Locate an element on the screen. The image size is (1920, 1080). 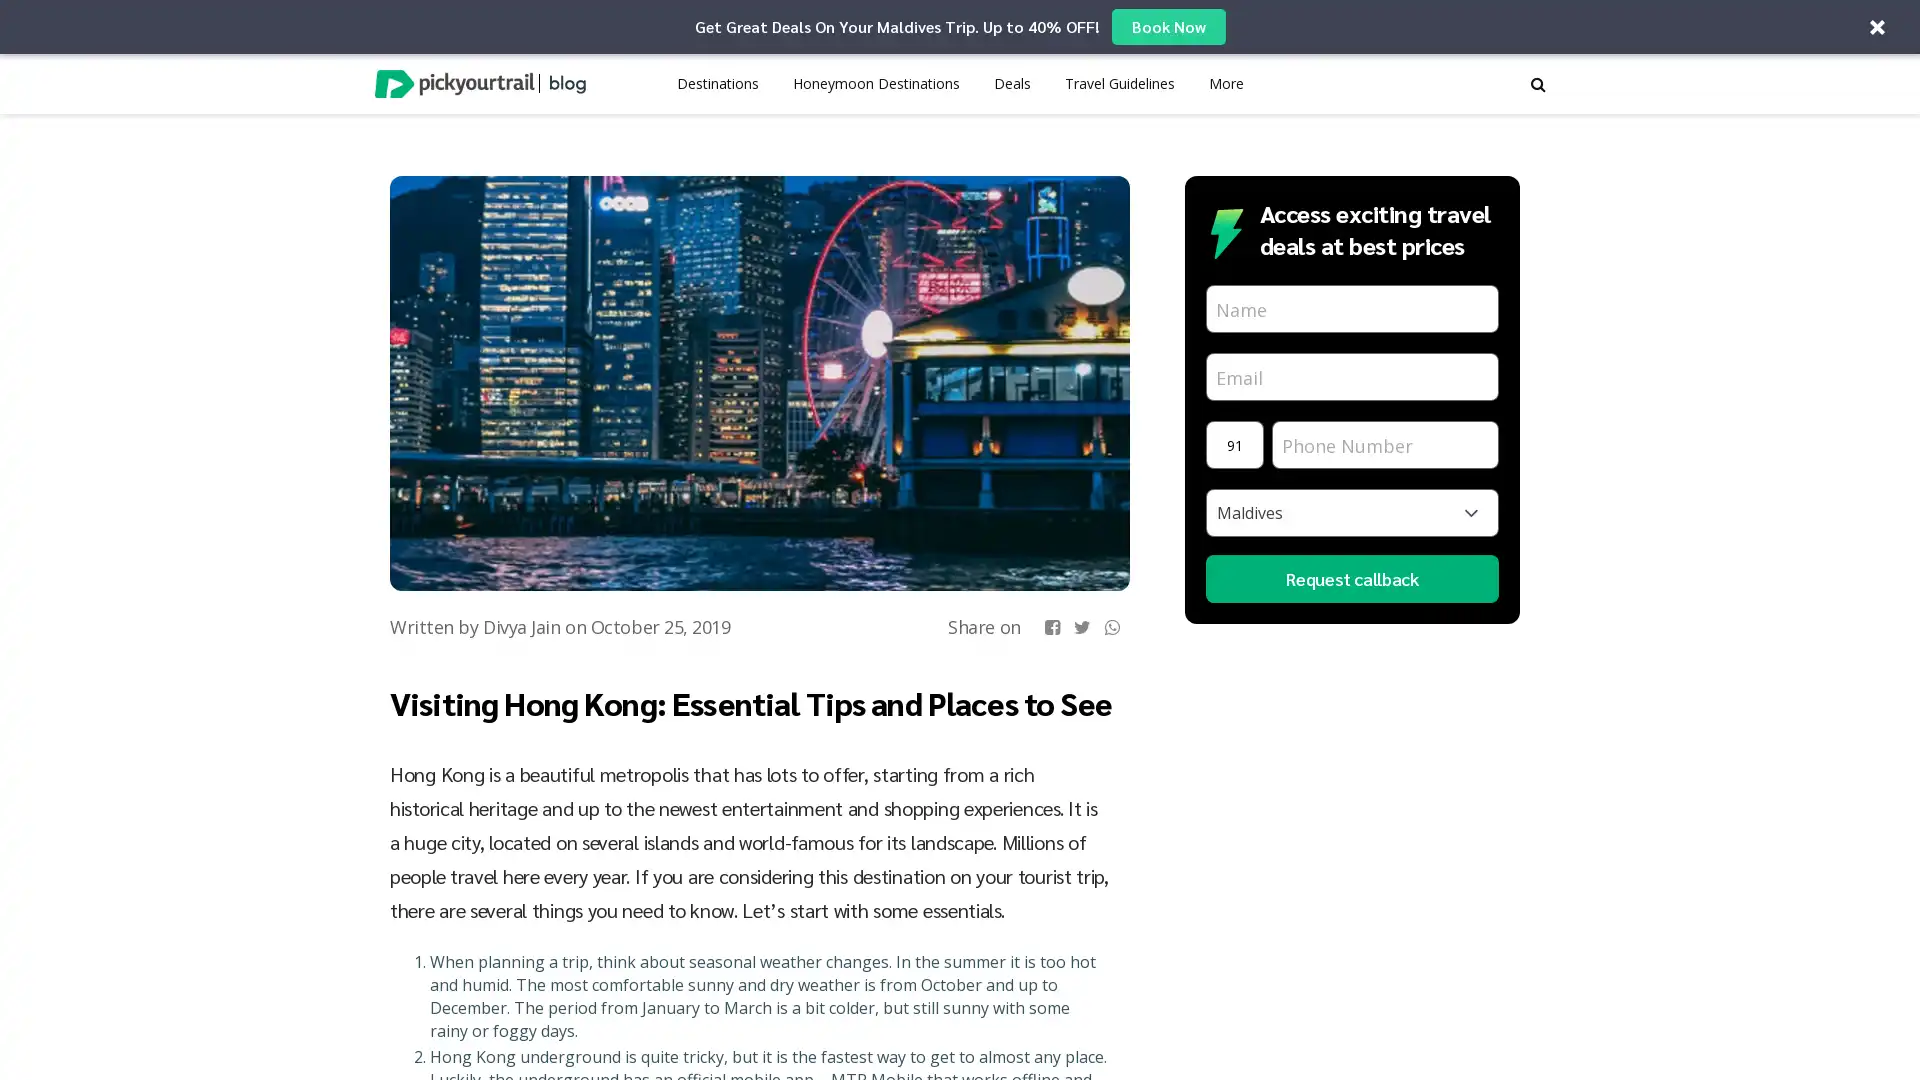
Book Now is located at coordinates (1167, 27).